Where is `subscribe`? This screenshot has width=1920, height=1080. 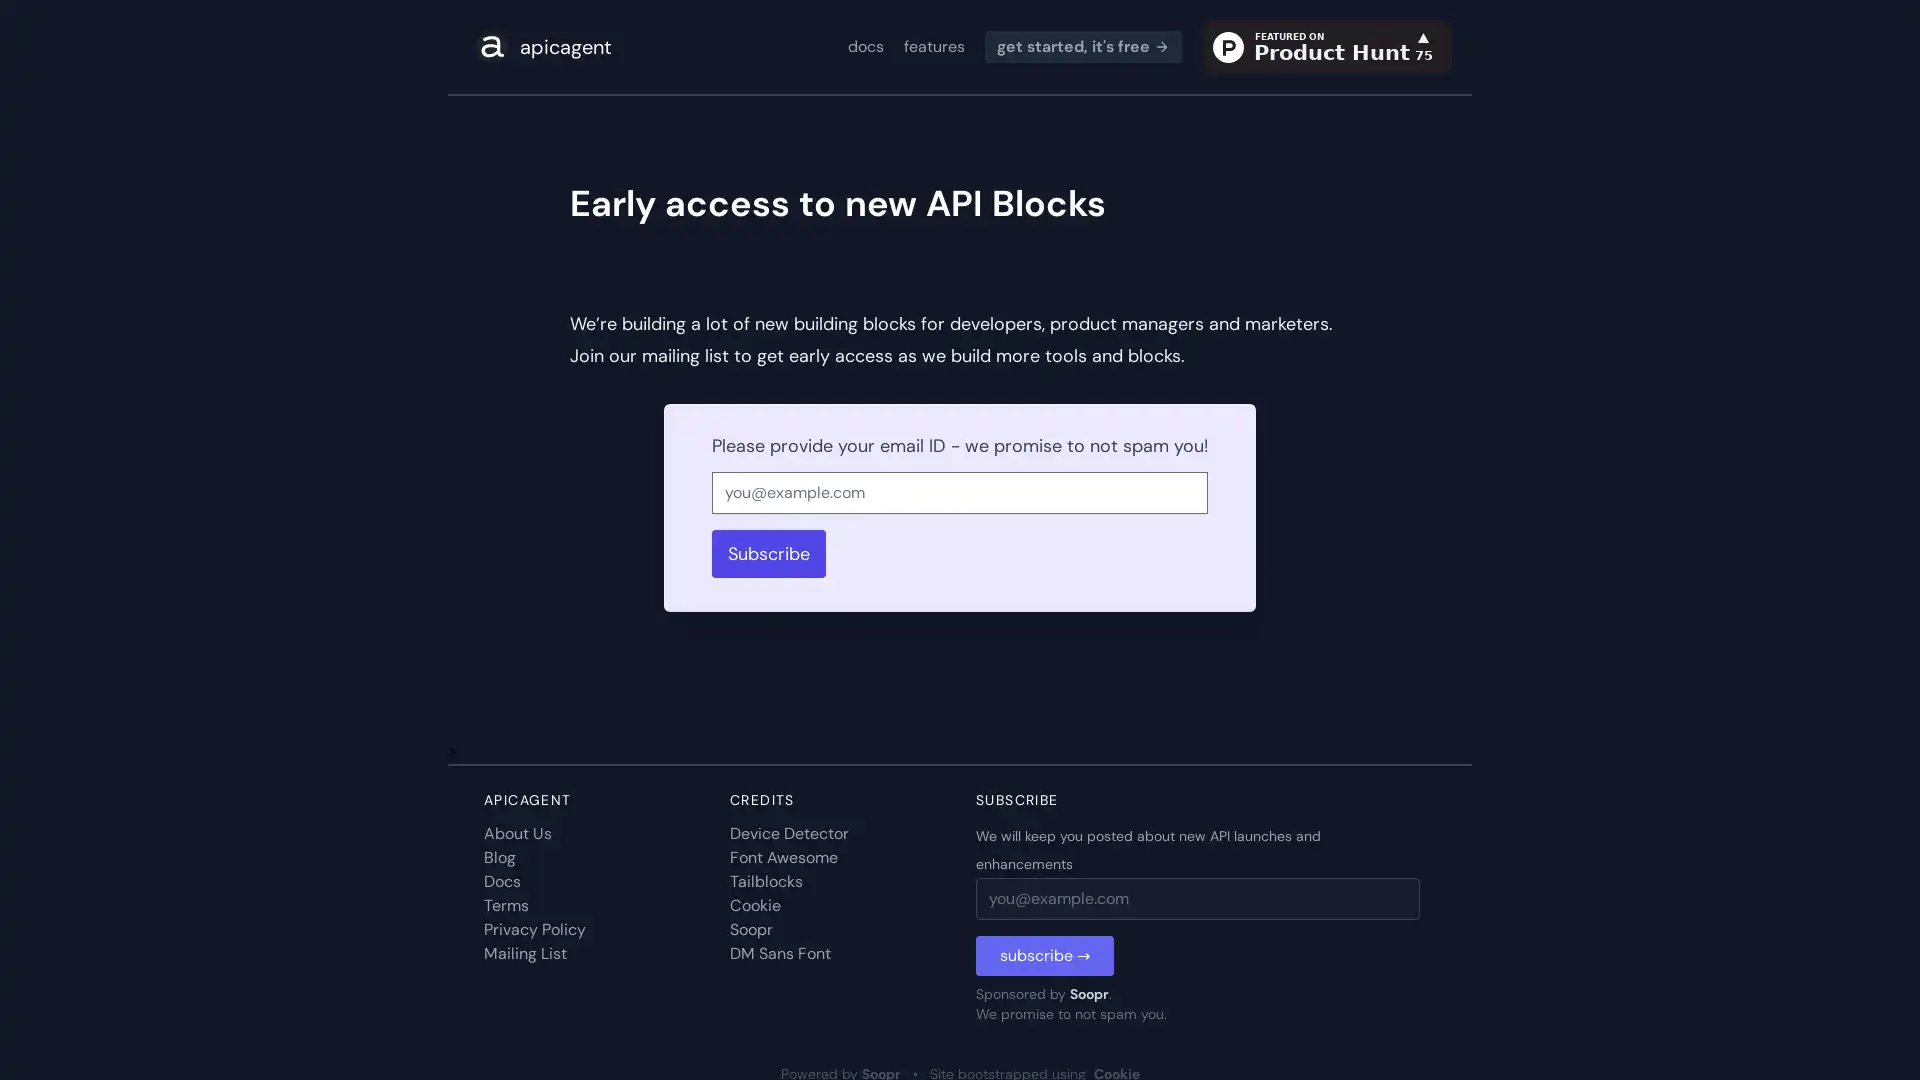
subscribe is located at coordinates (1044, 955).